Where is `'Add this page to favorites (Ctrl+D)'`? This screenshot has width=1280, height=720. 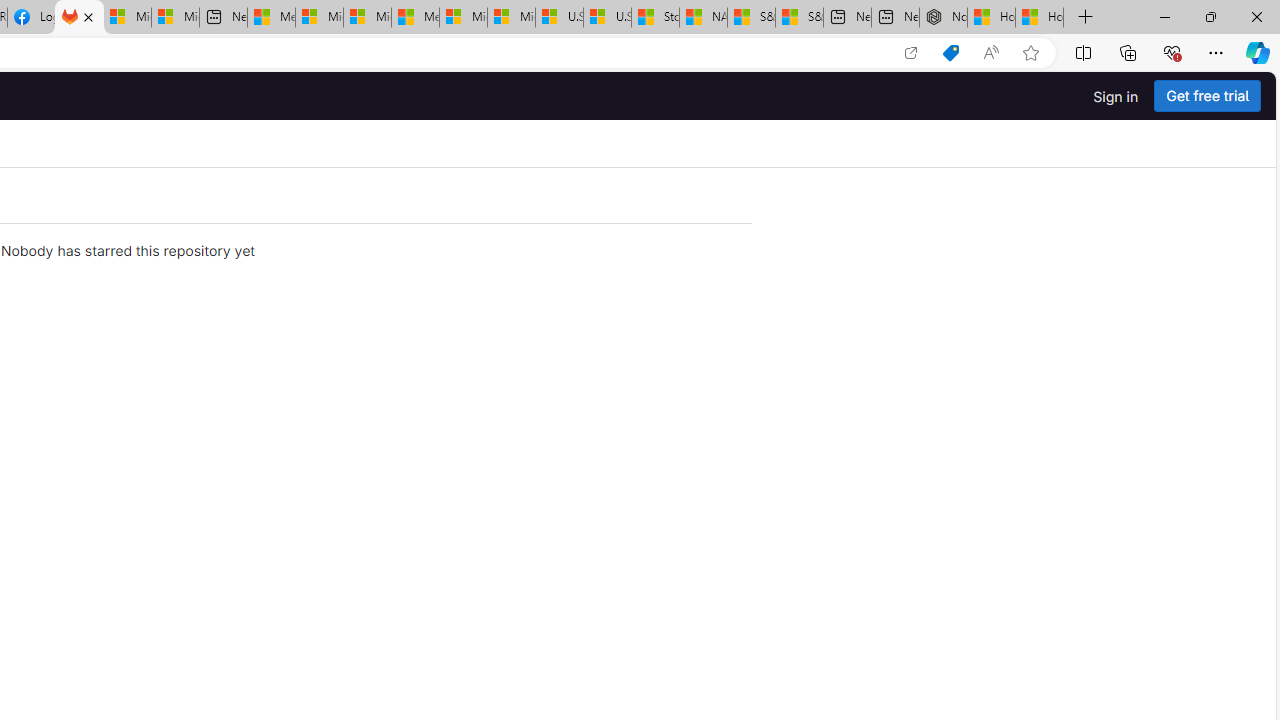
'Add this page to favorites (Ctrl+D)' is located at coordinates (1031, 52).